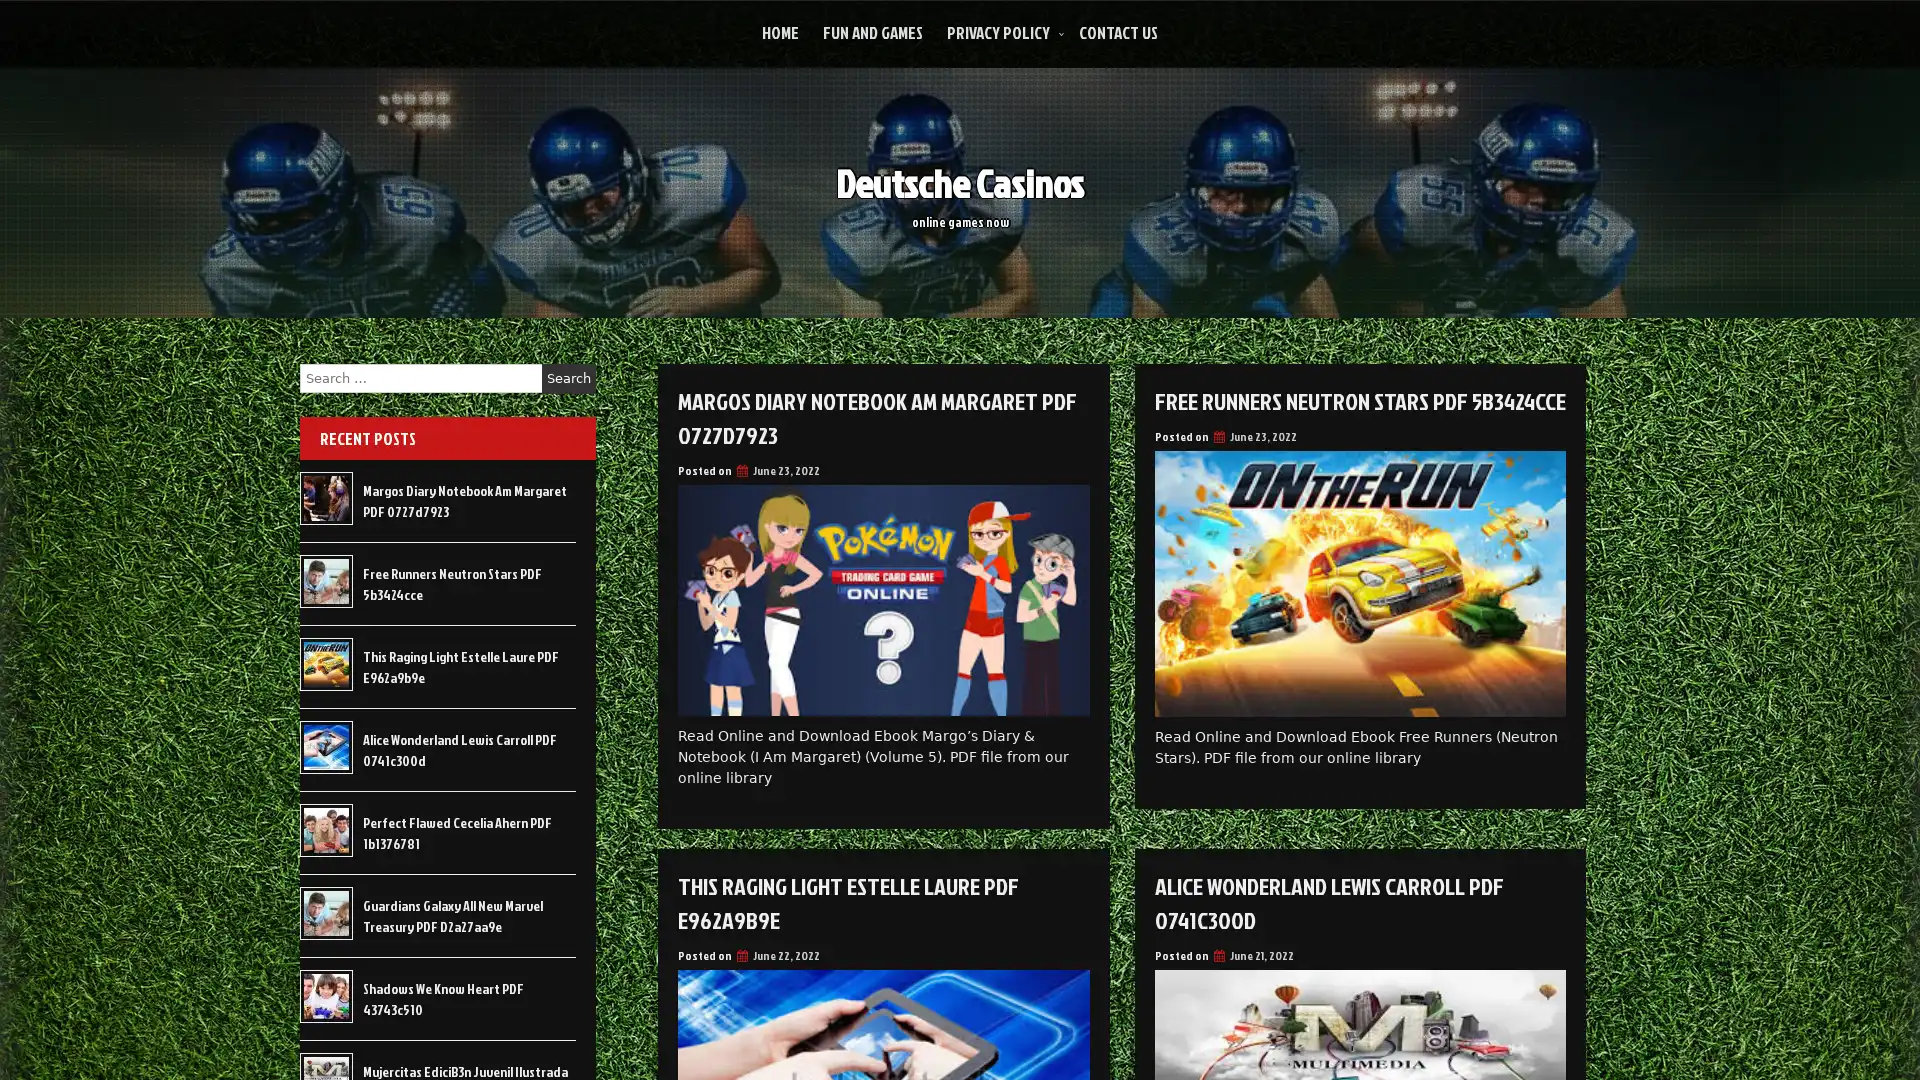 This screenshot has width=1920, height=1080. What do you see at coordinates (568, 378) in the screenshot?
I see `Search` at bounding box center [568, 378].